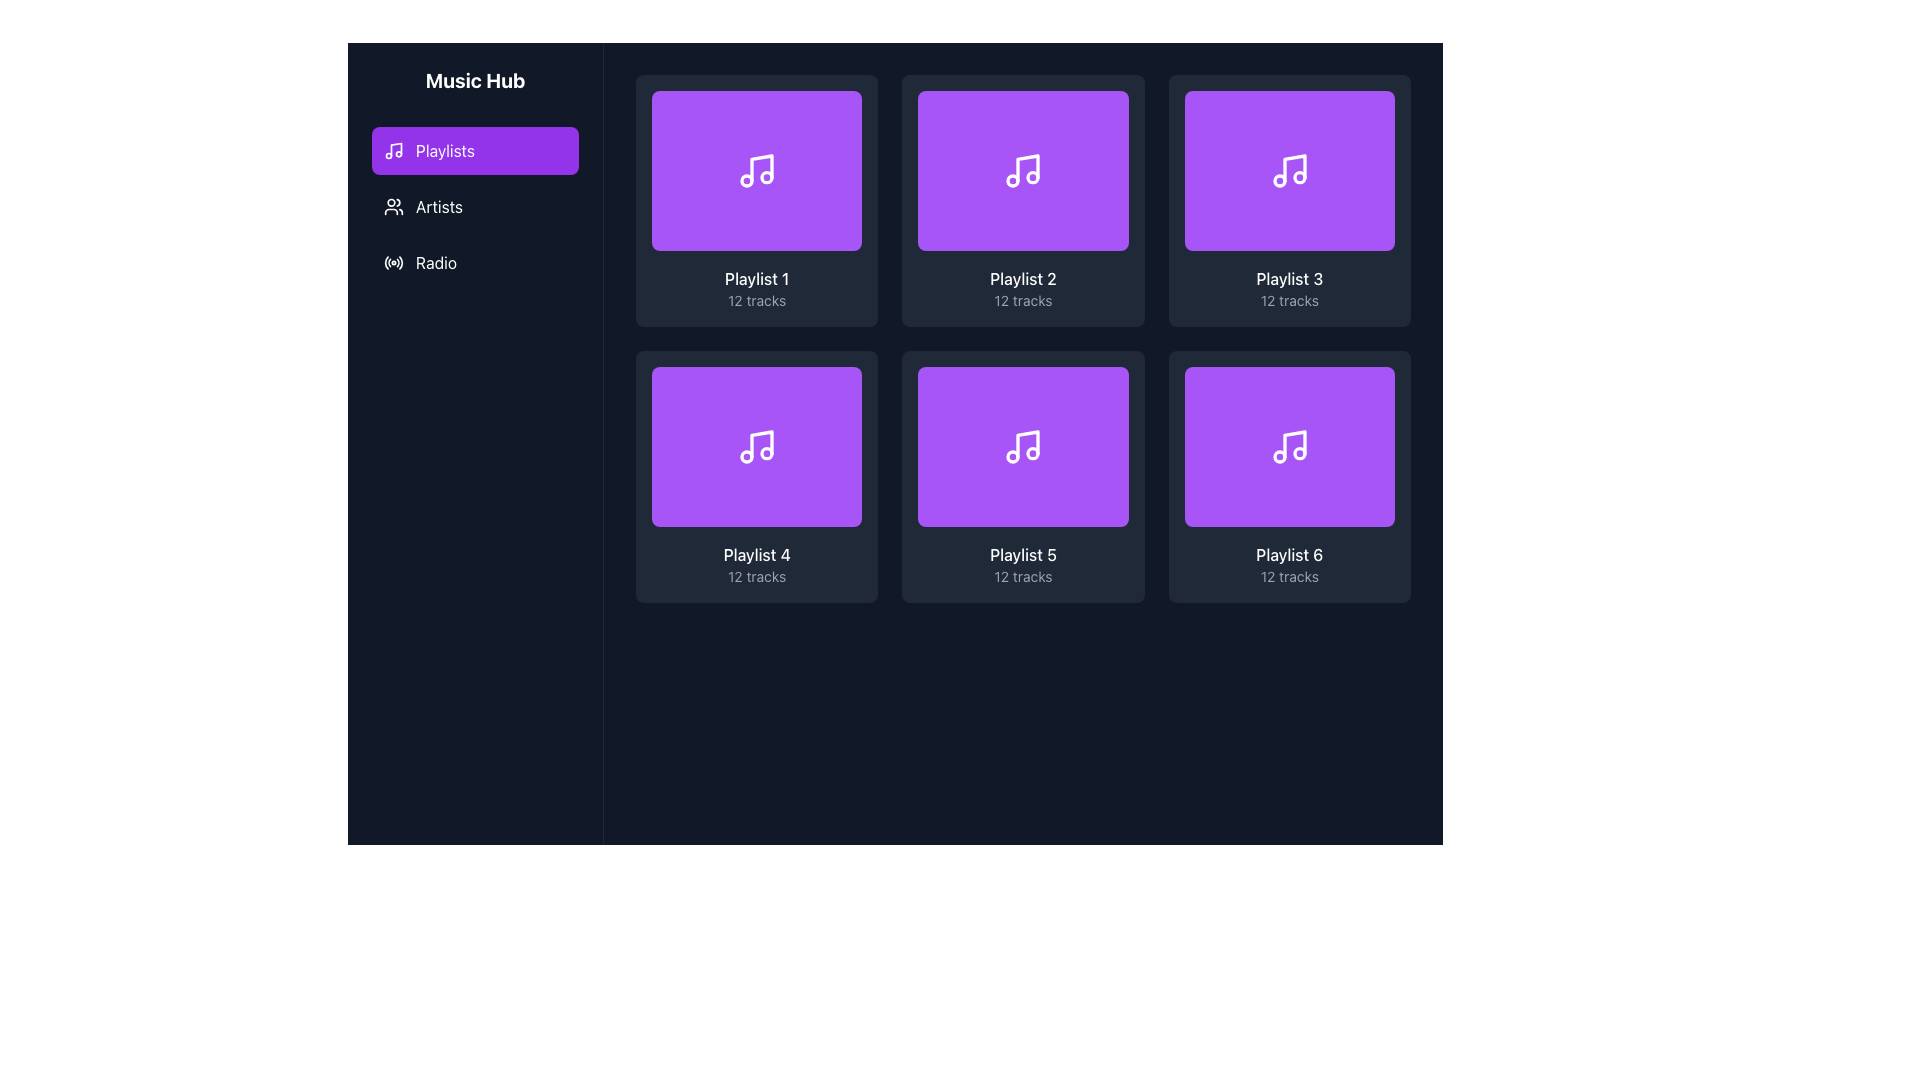  Describe the element at coordinates (1299, 453) in the screenshot. I see `the upper-right circular shape of the music note icon located in the sixth card of the grid layout, which is in the third column of the second row` at that location.